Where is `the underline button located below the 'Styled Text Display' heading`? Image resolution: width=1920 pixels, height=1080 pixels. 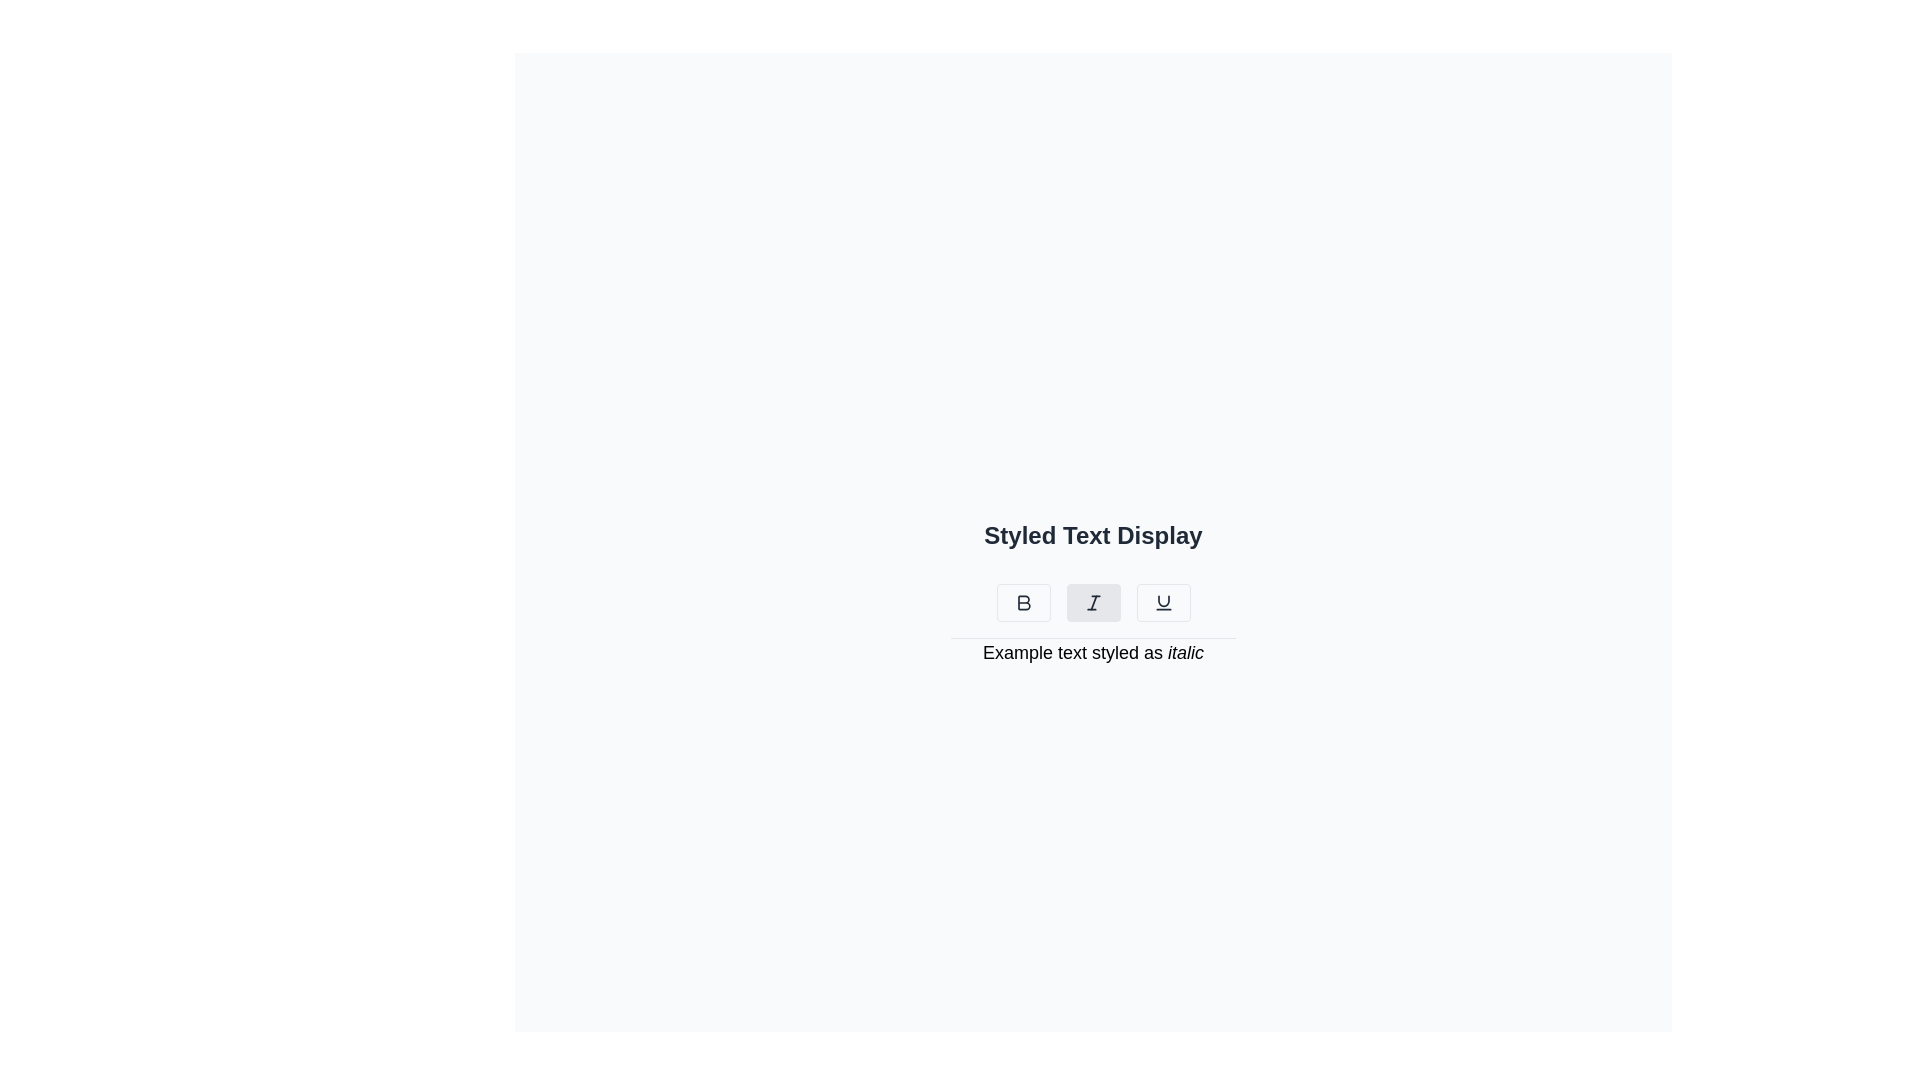 the underline button located below the 'Styled Text Display' heading is located at coordinates (1163, 601).